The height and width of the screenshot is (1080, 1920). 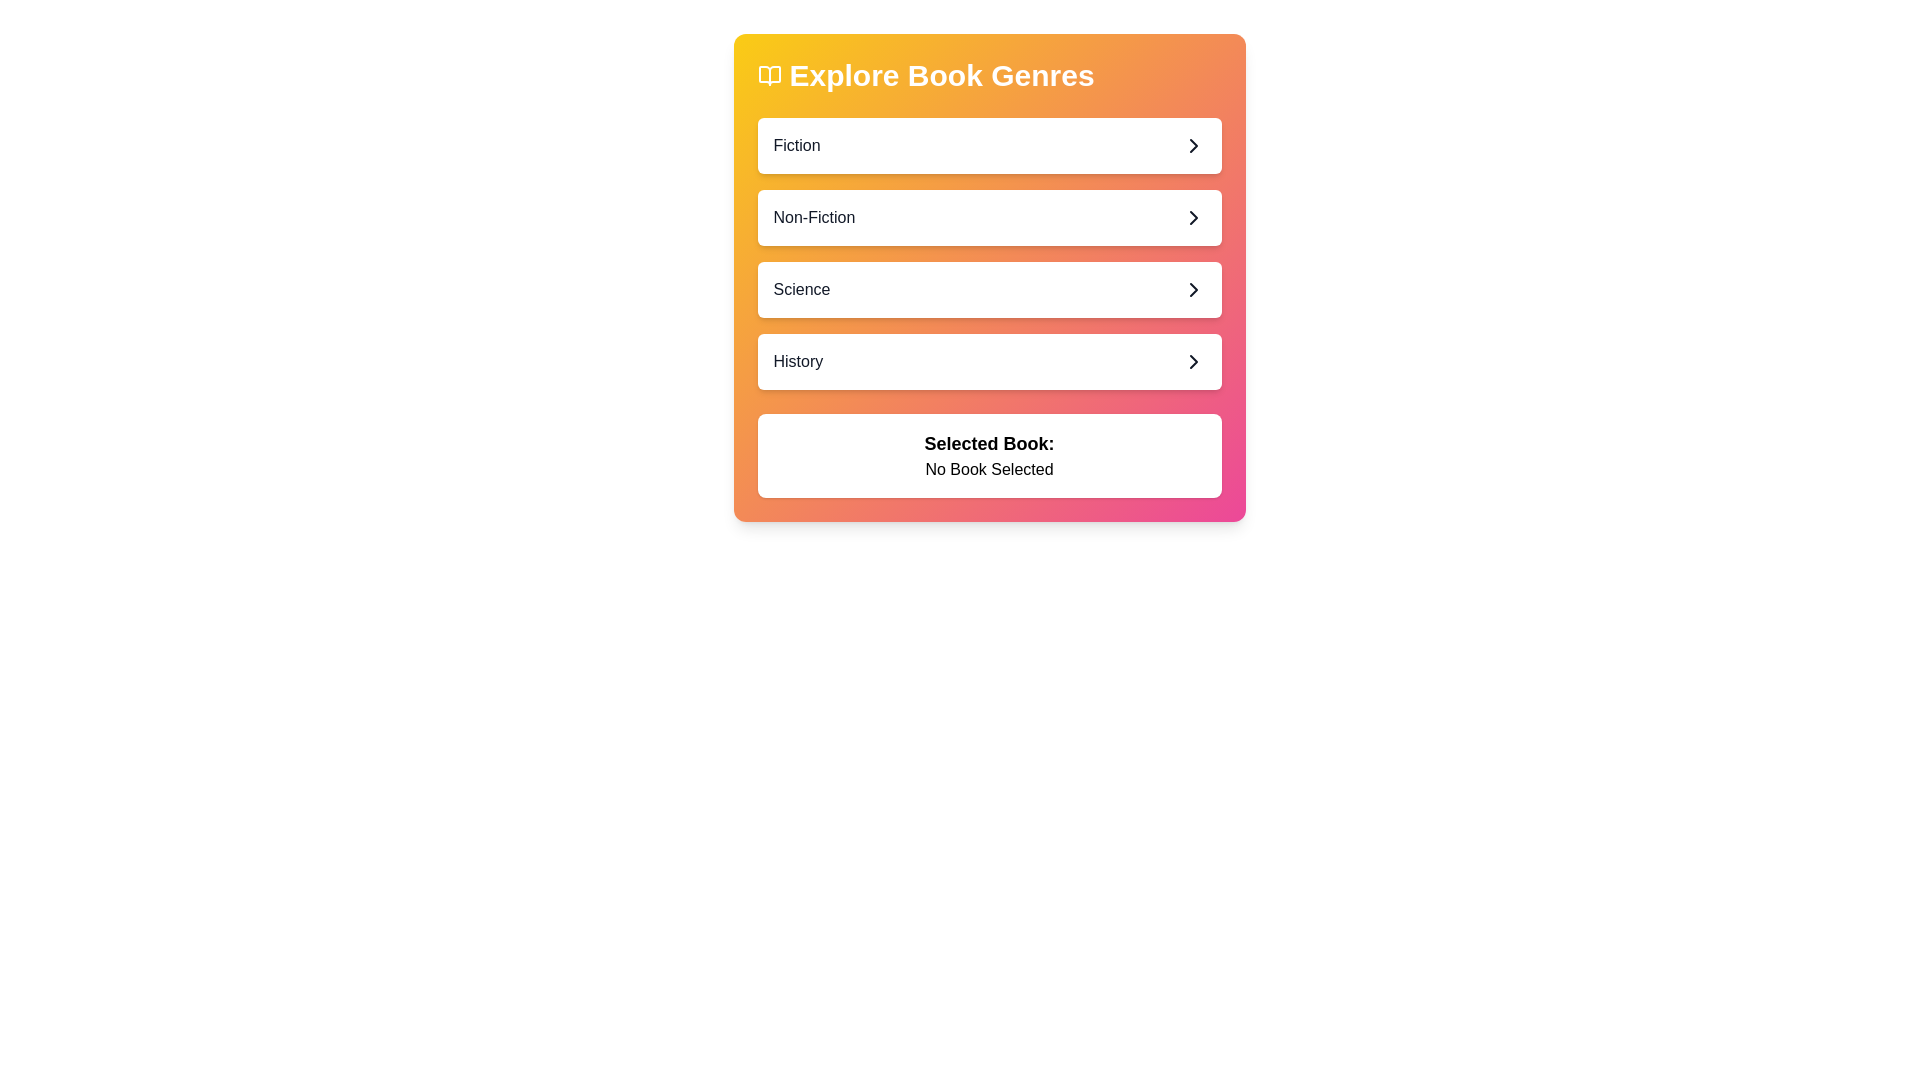 I want to click on the 'Science' label, which is the third item in the vertical list of book genres under the 'Explore Book Genres' section, located on a white rectangular button with rounded corners, so click(x=801, y=289).